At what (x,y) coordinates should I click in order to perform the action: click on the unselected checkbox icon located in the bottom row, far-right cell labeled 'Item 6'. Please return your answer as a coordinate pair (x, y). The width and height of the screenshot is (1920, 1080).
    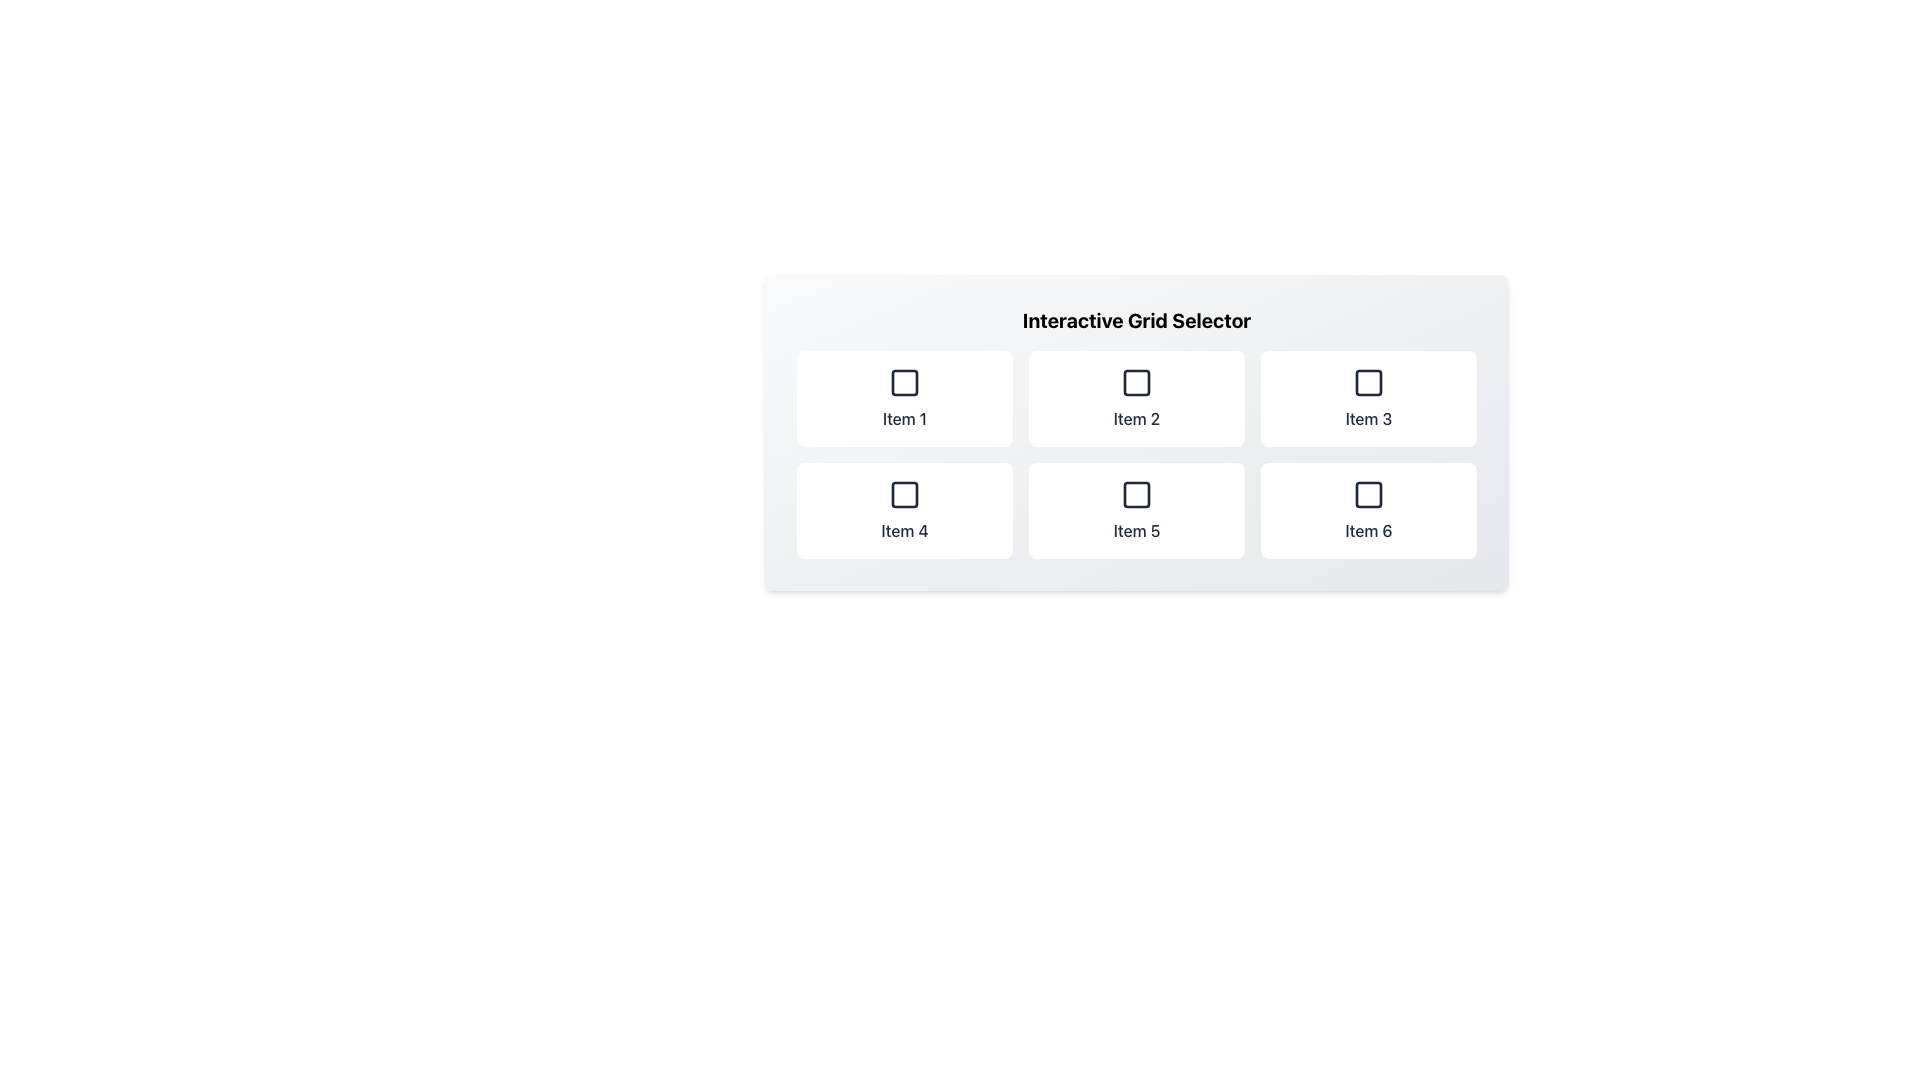
    Looking at the image, I should click on (1367, 494).